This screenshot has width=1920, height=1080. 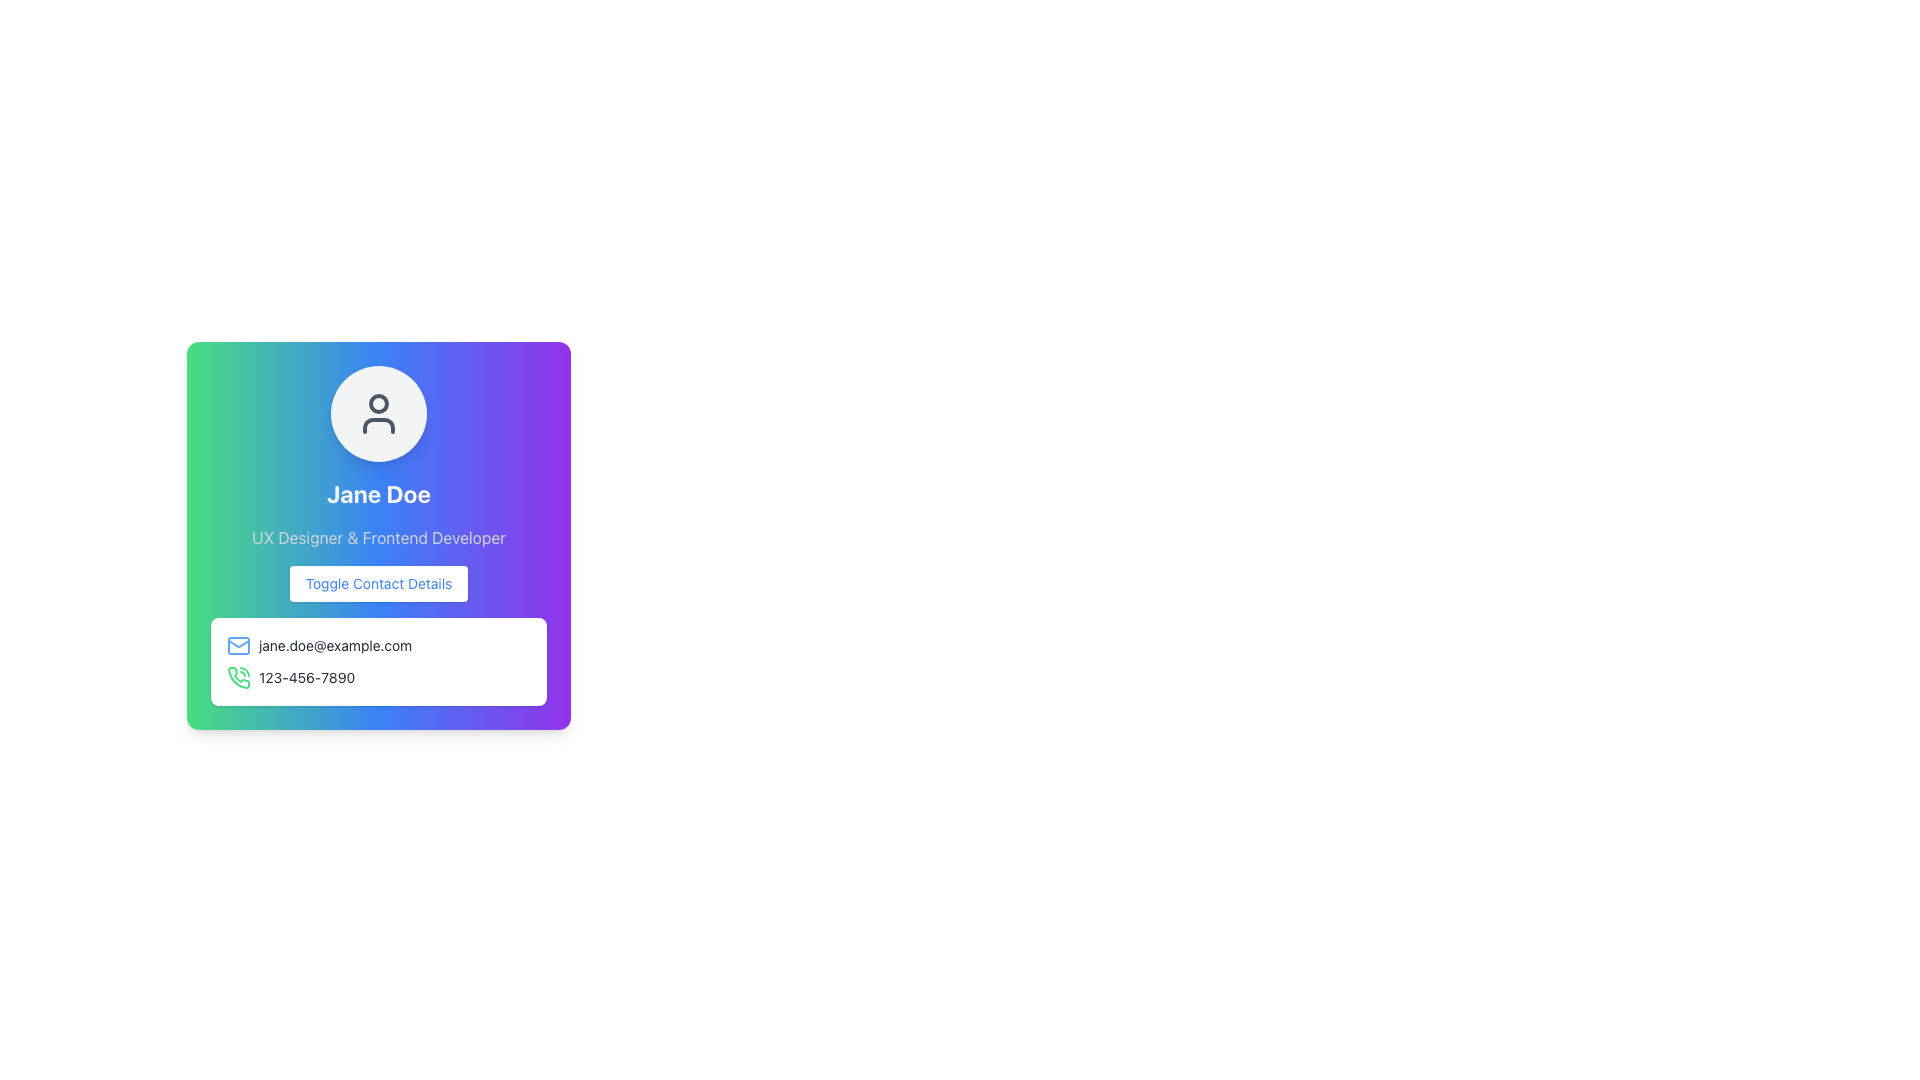 What do you see at coordinates (379, 404) in the screenshot?
I see `the circular graphical element that represents a dot in the head area of the user profile icon, which is centrally located within a user information card` at bounding box center [379, 404].